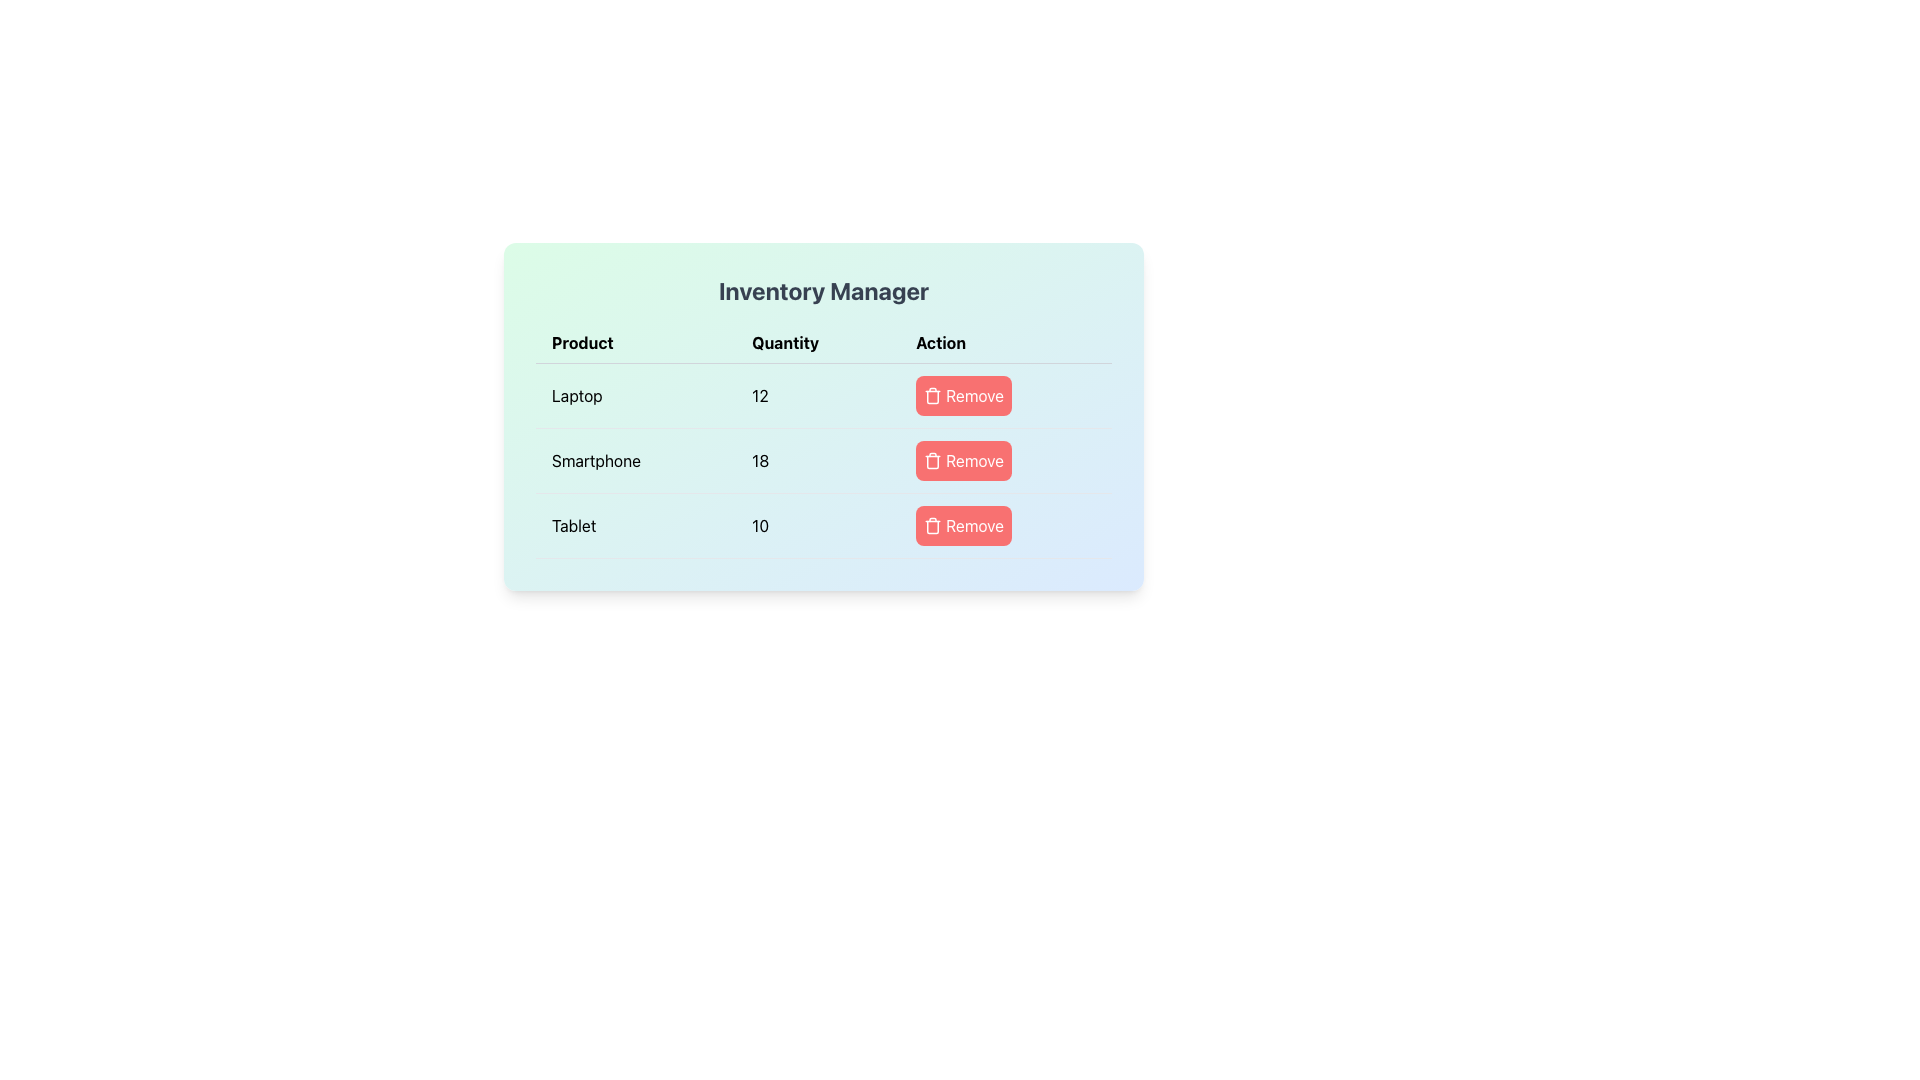 This screenshot has width=1920, height=1080. Describe the element at coordinates (824, 461) in the screenshot. I see `the second row in the table structure that displays 'Smartphone', '18', and a 'Remove' button with a red background and trash icon` at that location.